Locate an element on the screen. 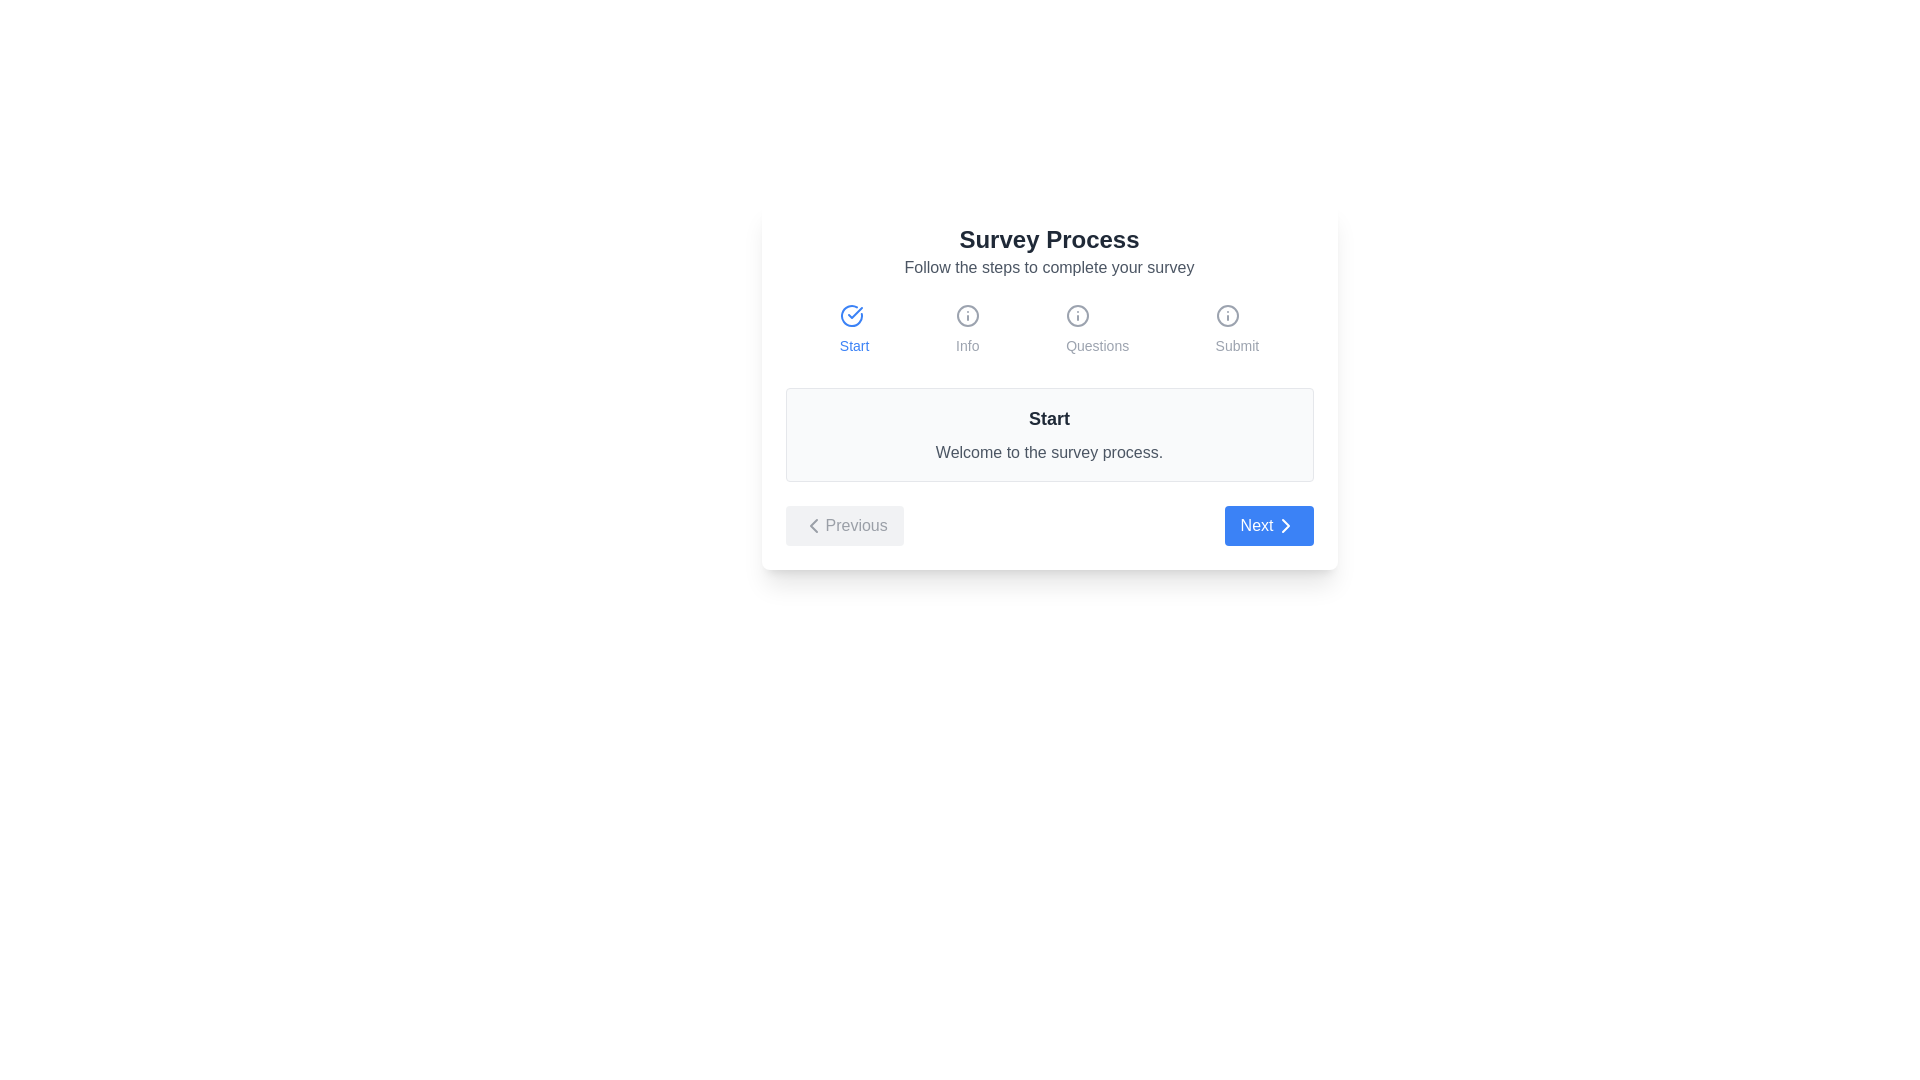 The width and height of the screenshot is (1920, 1080). the 'Next' button, which has a blue background and white text is located at coordinates (1268, 524).